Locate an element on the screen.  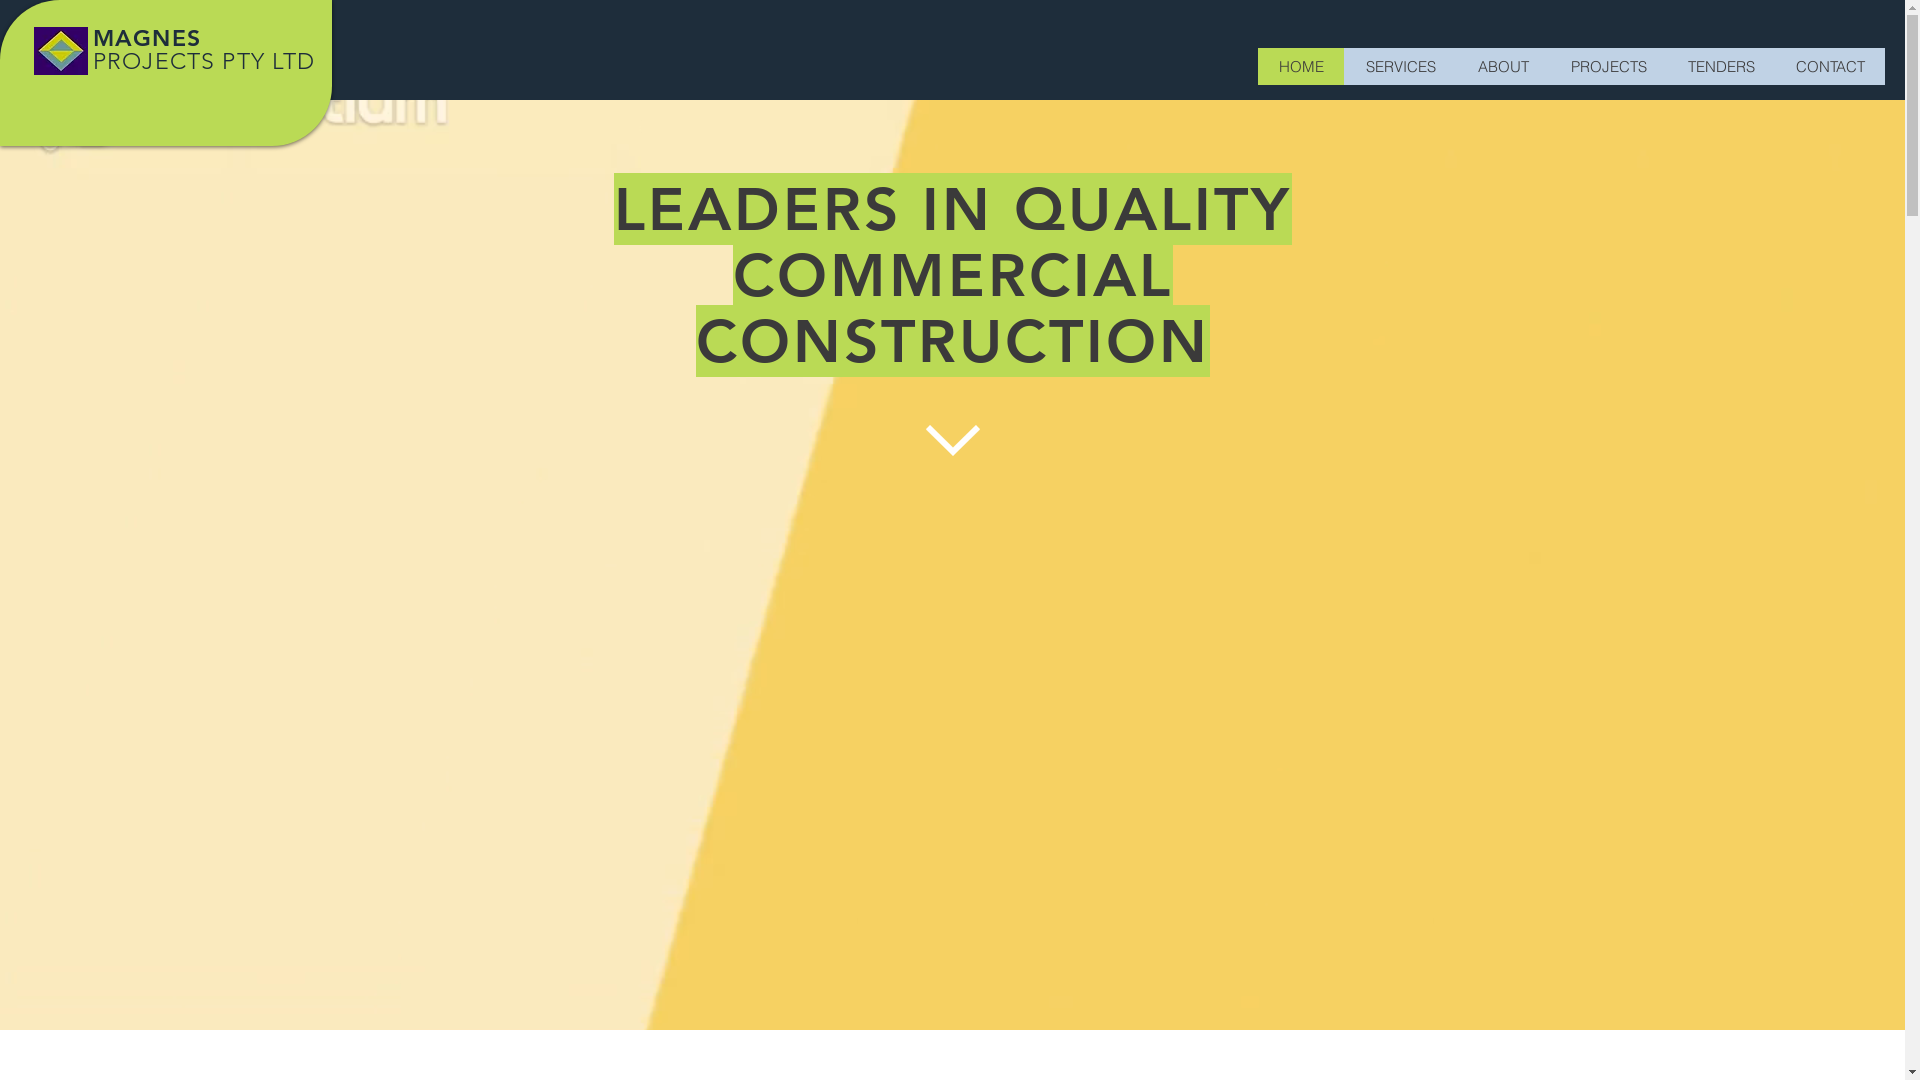
'PROJECTS' is located at coordinates (1608, 65).